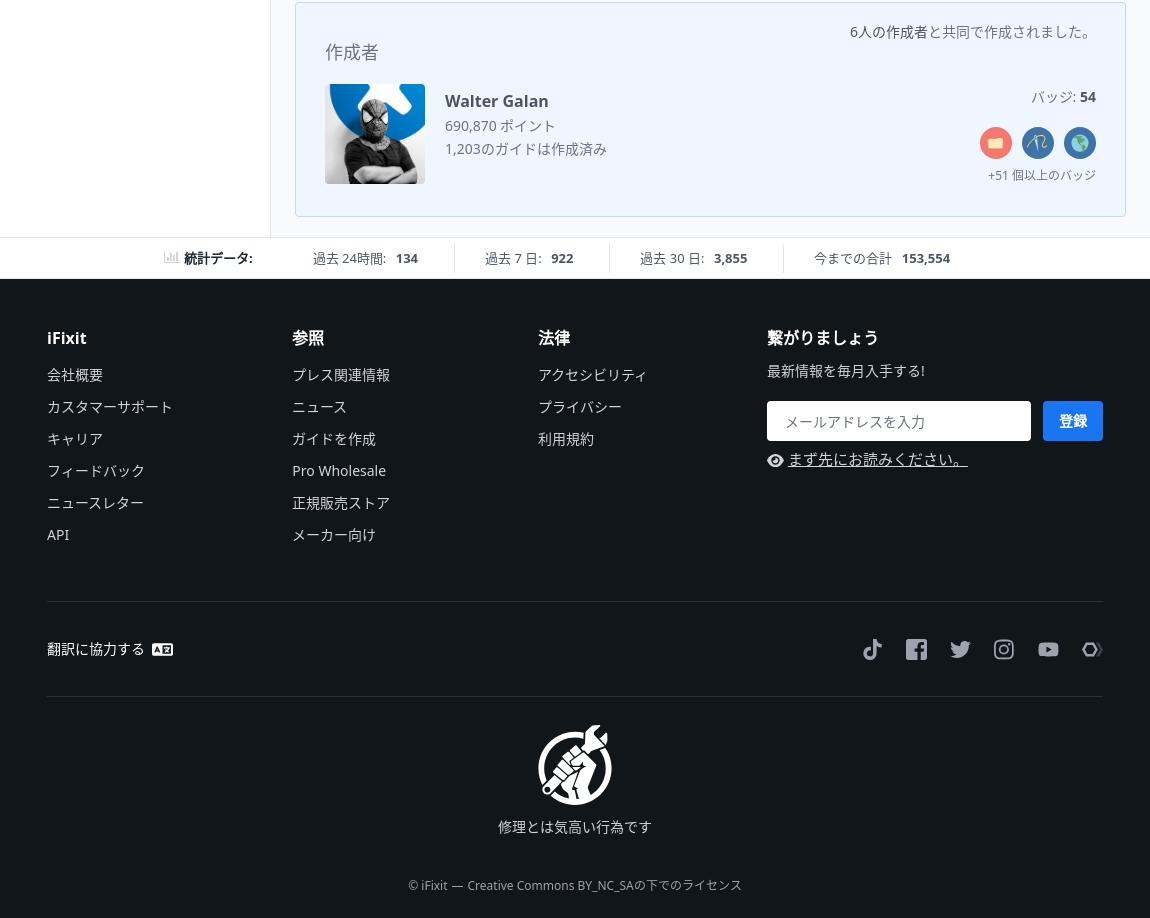 The height and width of the screenshot is (918, 1150). Describe the element at coordinates (562, 256) in the screenshot. I see `'922'` at that location.